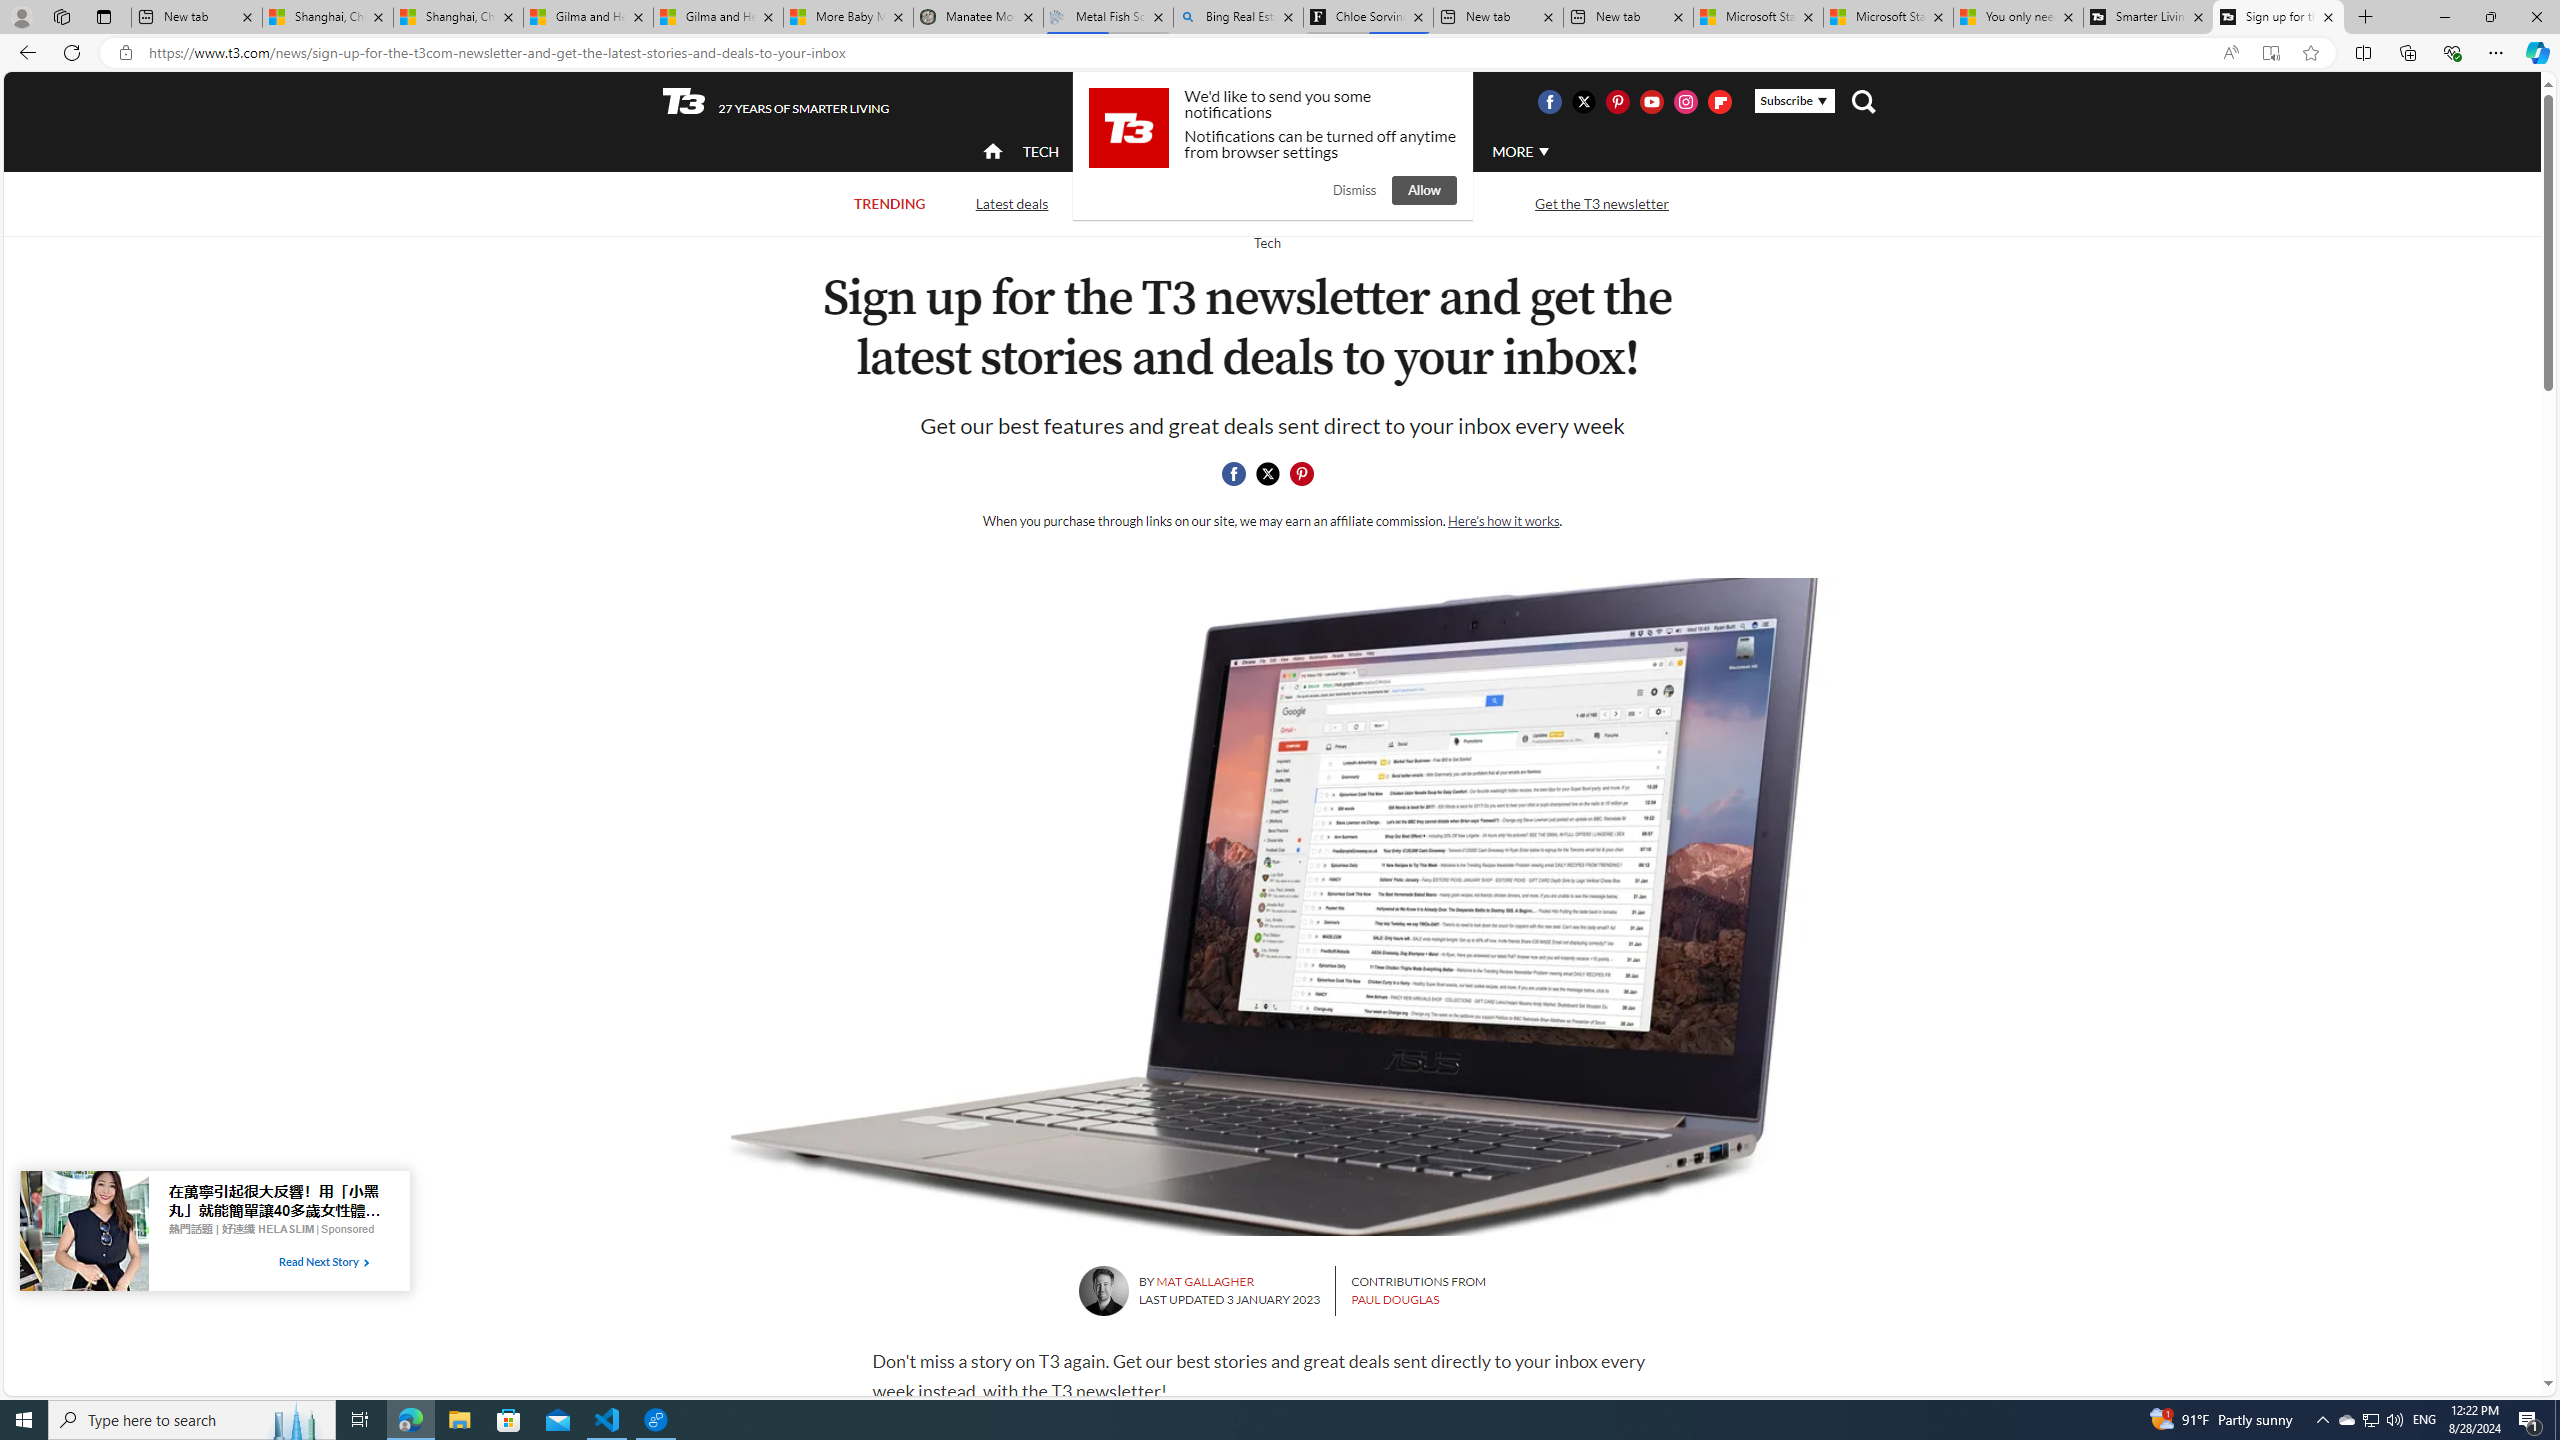 This screenshot has width=2560, height=1440. What do you see at coordinates (1039, 150) in the screenshot?
I see `'TECH'` at bounding box center [1039, 150].